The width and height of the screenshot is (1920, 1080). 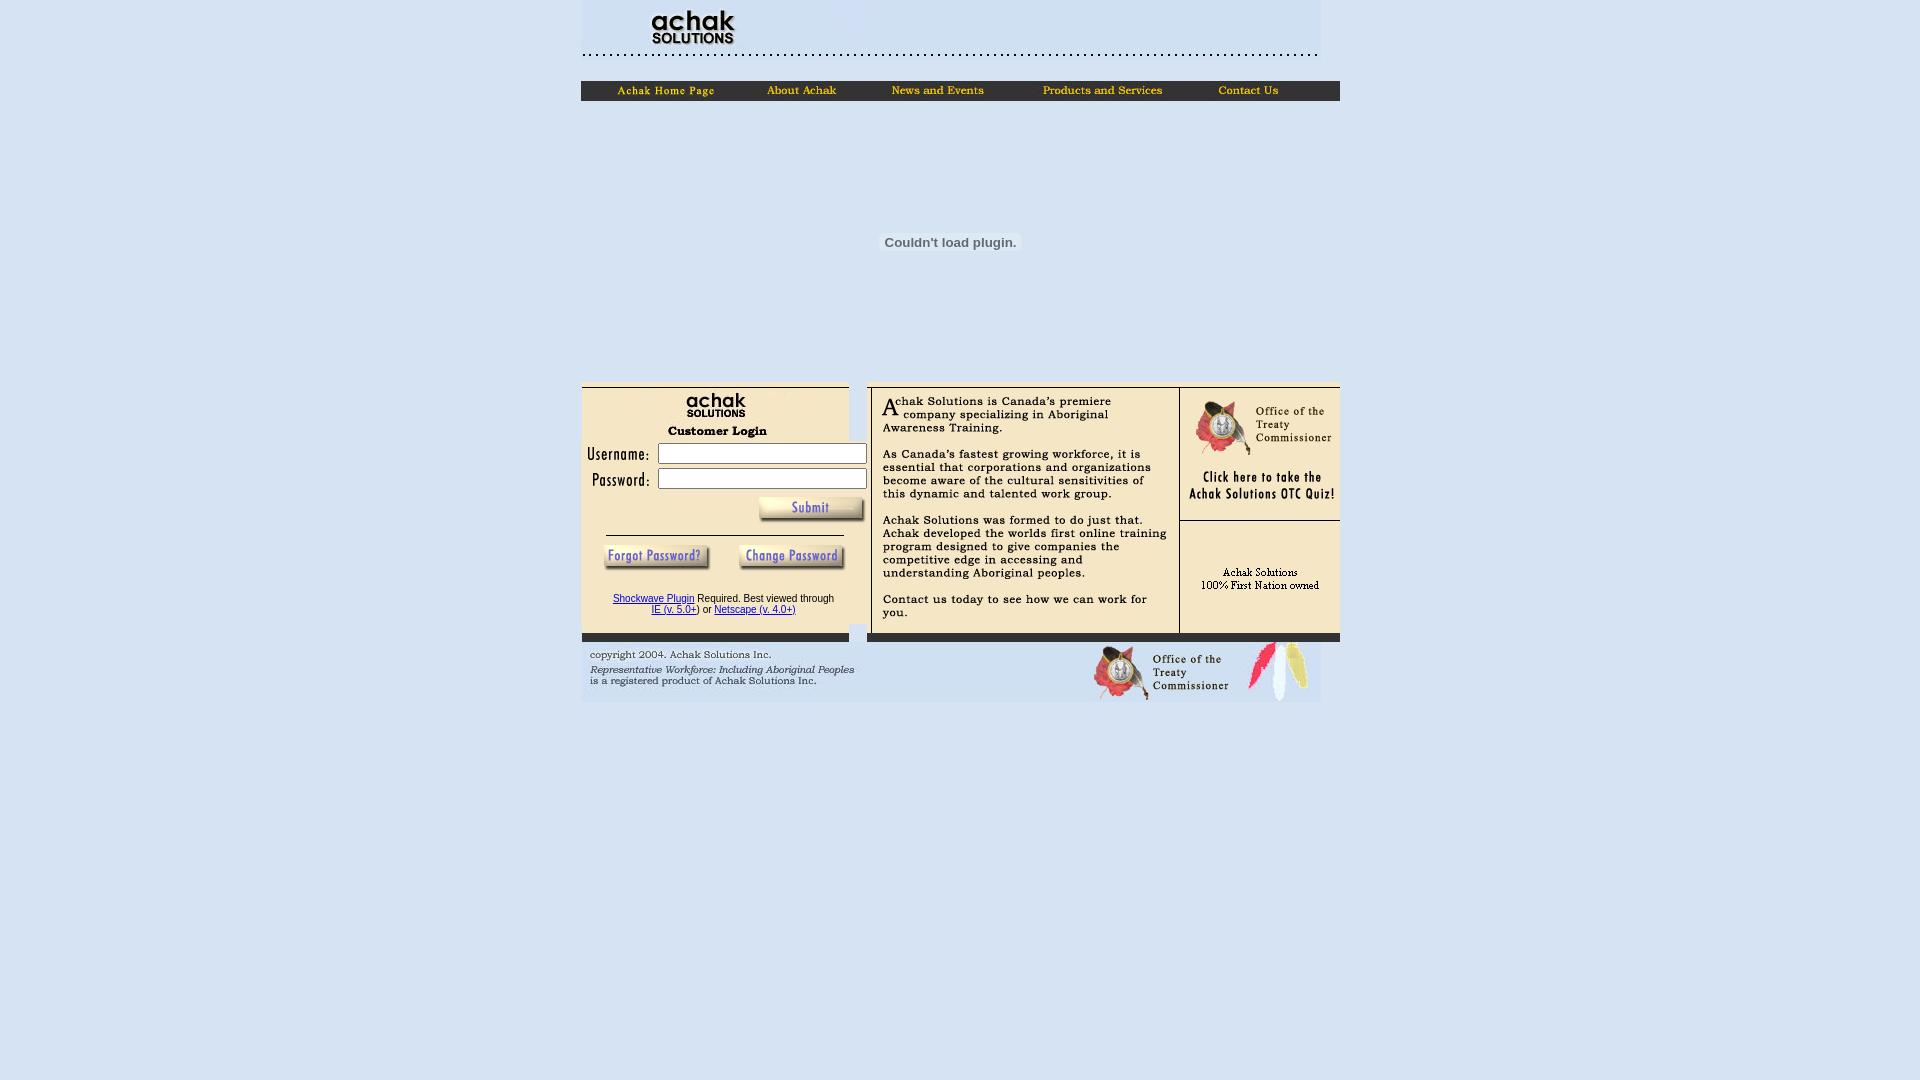 I want to click on 'Netscape (v. 4.0+)', so click(x=753, y=608).